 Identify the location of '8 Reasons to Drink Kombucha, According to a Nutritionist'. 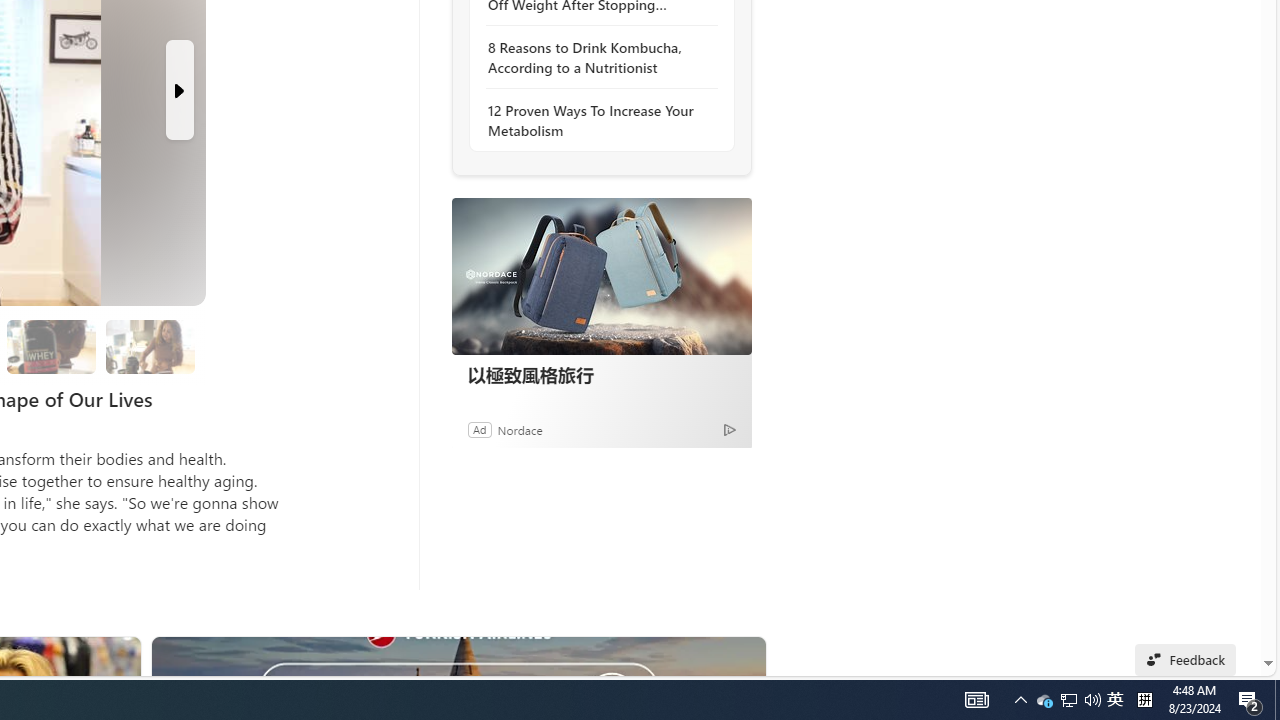
(595, 56).